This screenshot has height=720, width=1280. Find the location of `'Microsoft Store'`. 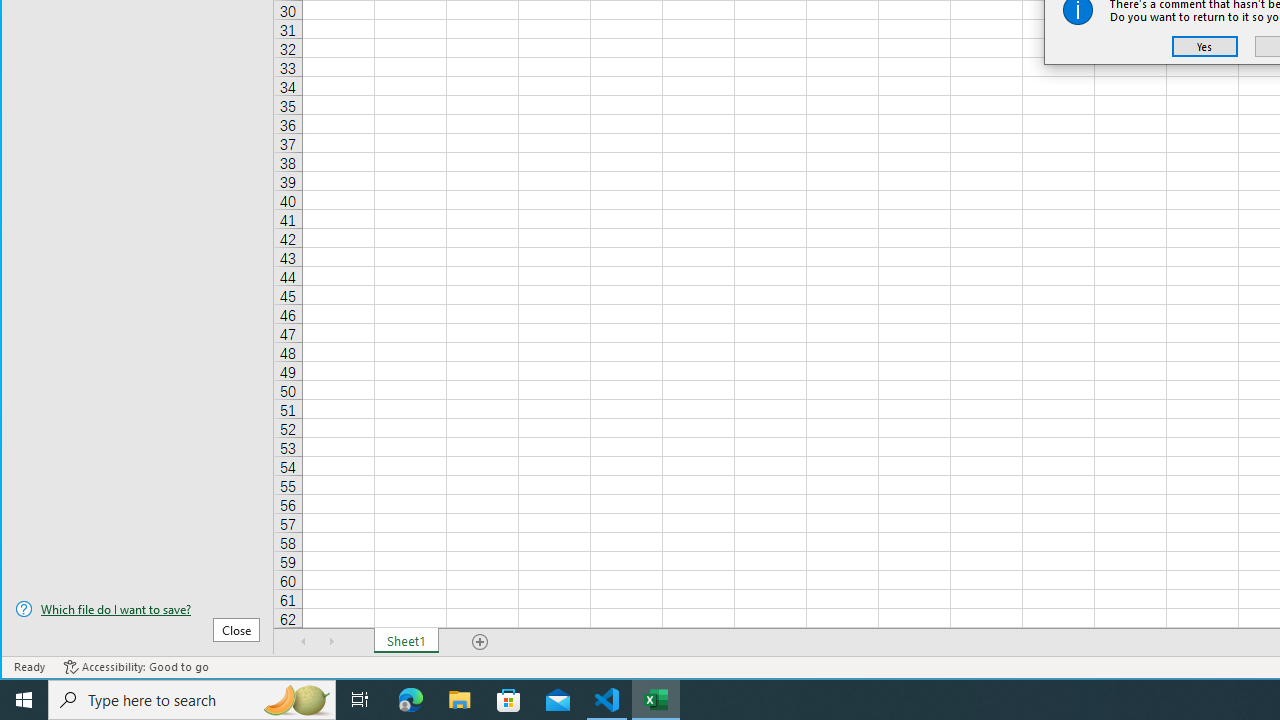

'Microsoft Store' is located at coordinates (509, 698).